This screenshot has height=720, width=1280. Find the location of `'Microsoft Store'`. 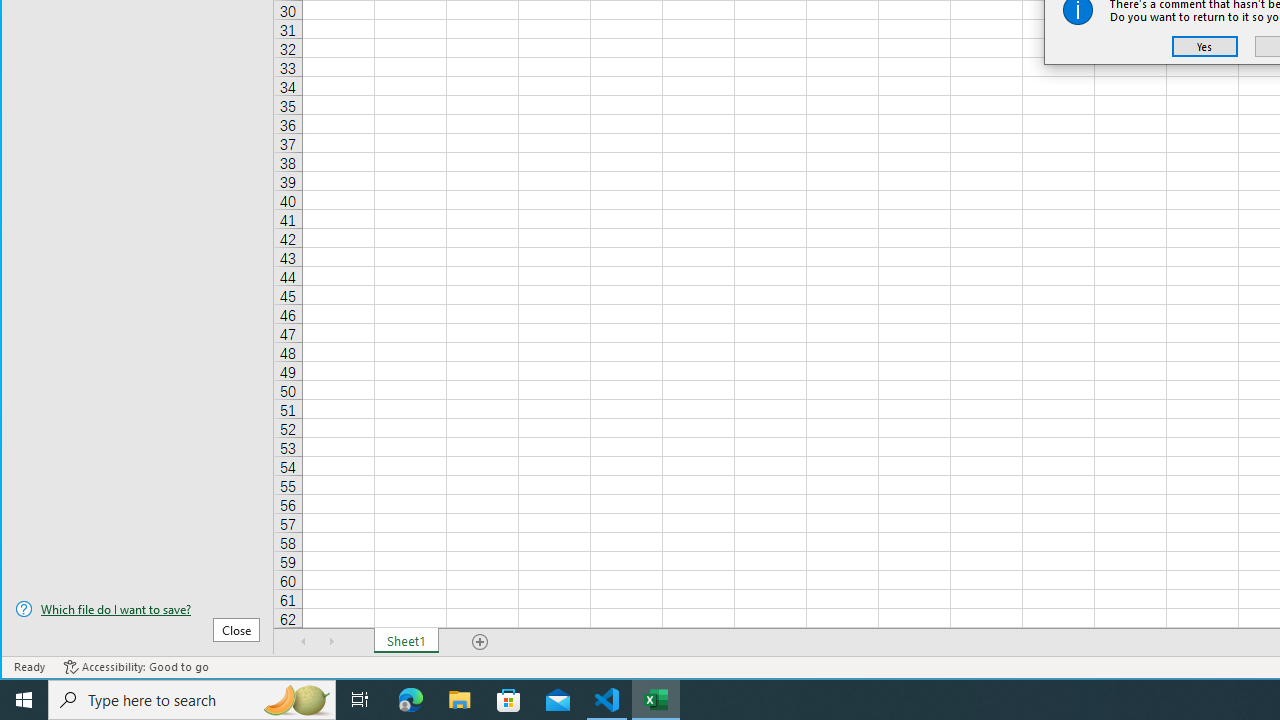

'Microsoft Store' is located at coordinates (509, 698).